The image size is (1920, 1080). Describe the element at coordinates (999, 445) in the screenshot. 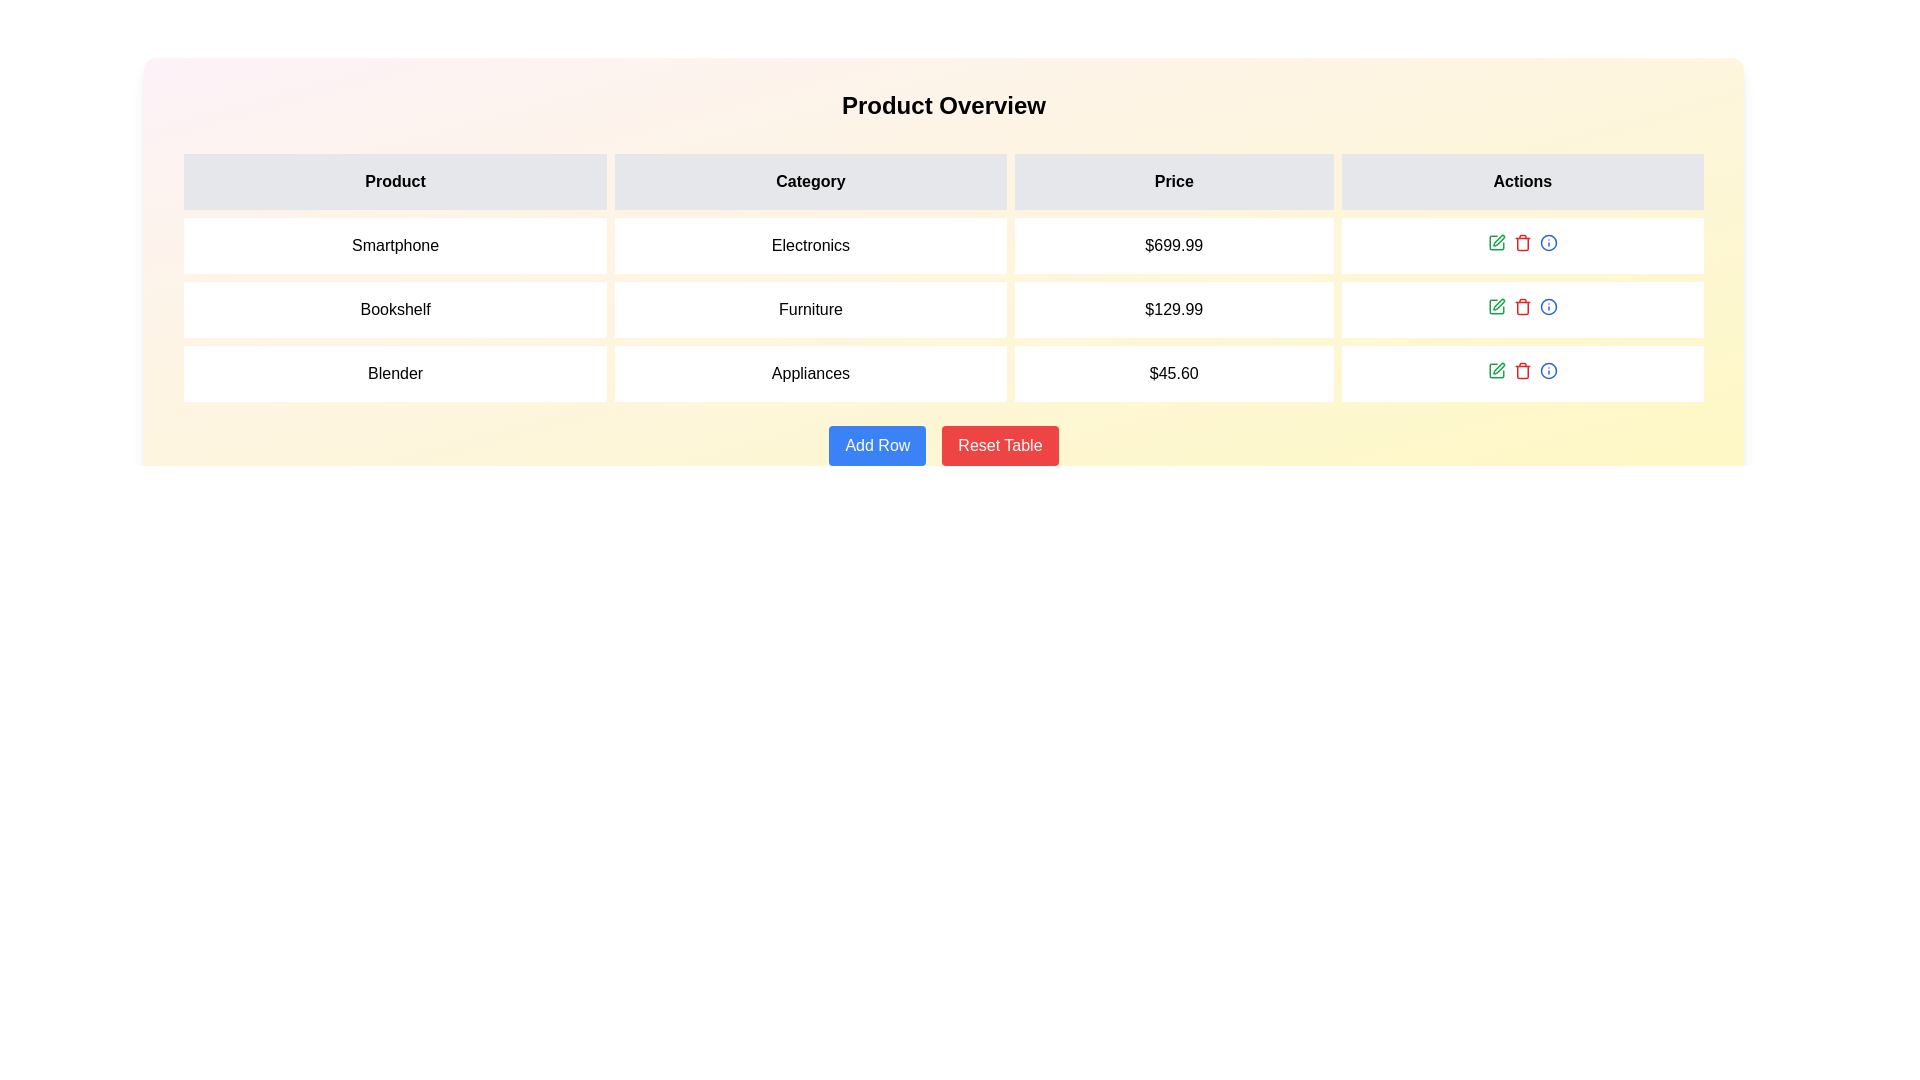

I see `the reset button located to the right of the 'Add Row' button at the bottom center of the interface to reset the table` at that location.